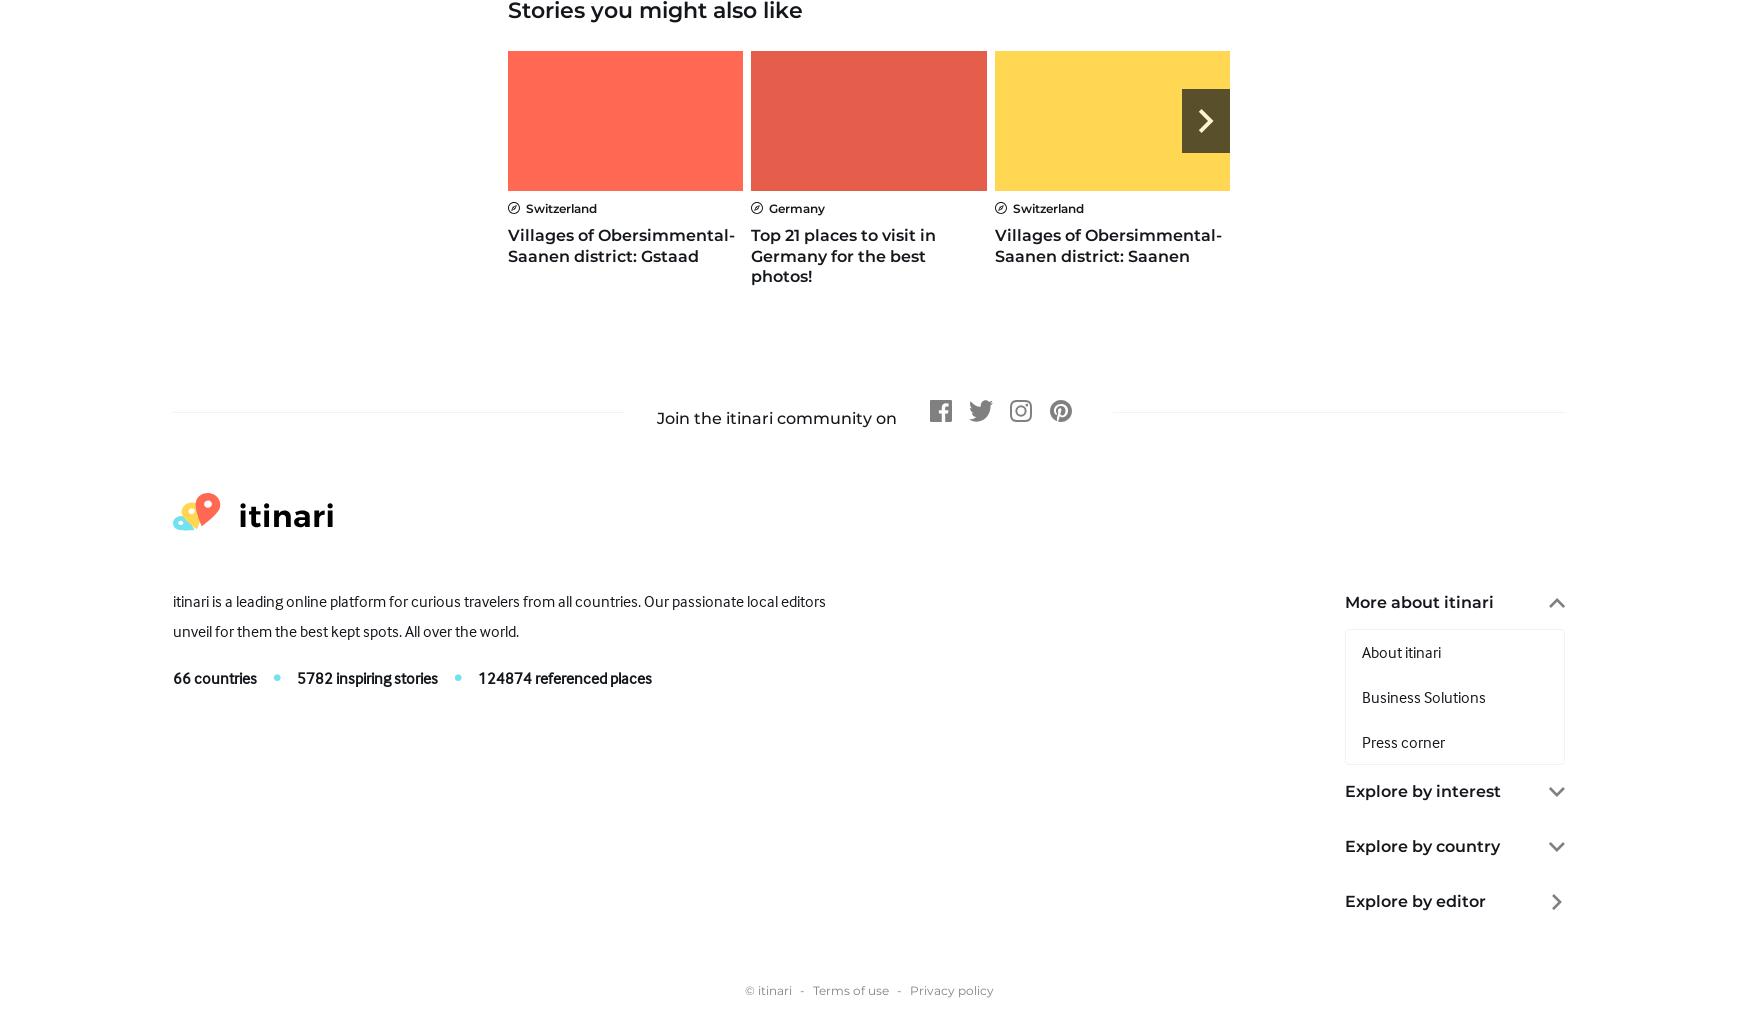 The width and height of the screenshot is (1738, 1032). Describe the element at coordinates (1106, 243) in the screenshot. I see `'Villages of Obersimmental-Saanen district: Saanen'` at that location.